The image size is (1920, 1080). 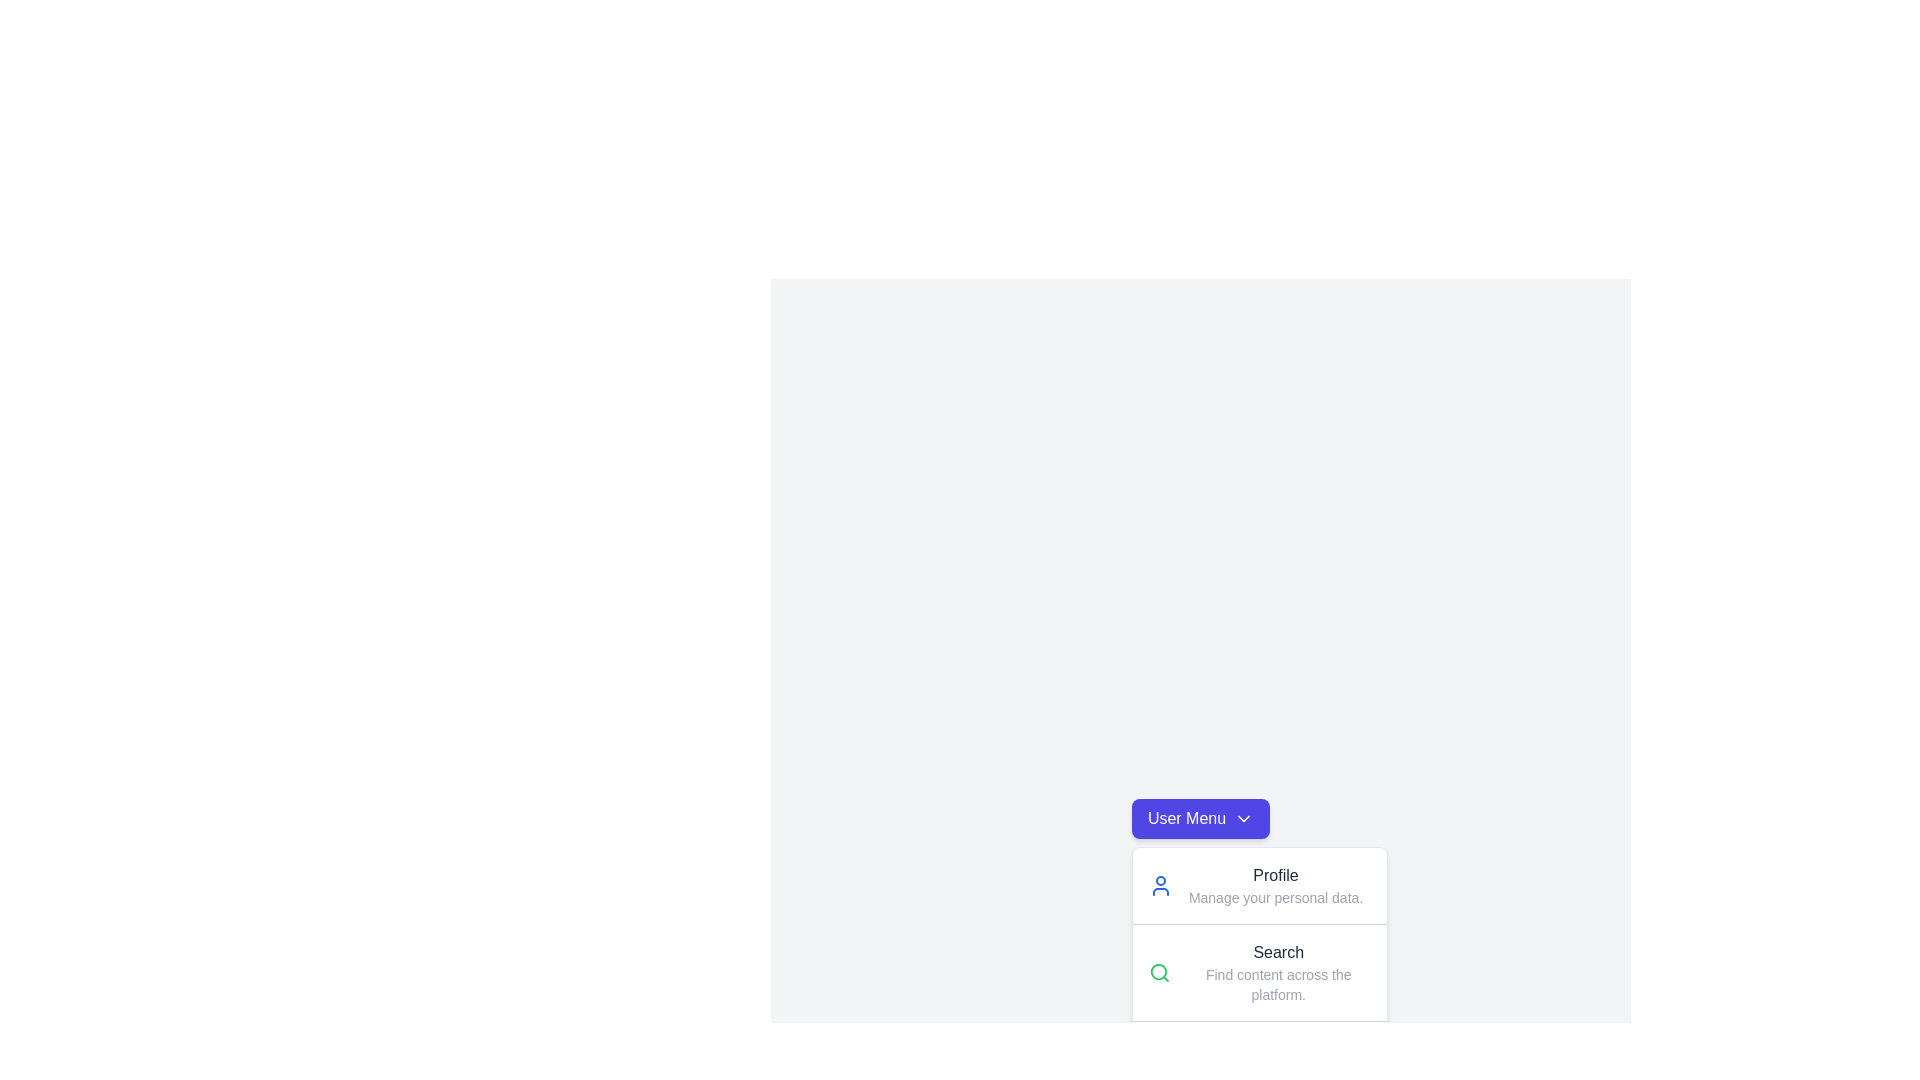 I want to click on the 'Profile' text label which is styled as part of the navigation section and appears above the 'Manage your personal data.' text element, so click(x=1275, y=874).